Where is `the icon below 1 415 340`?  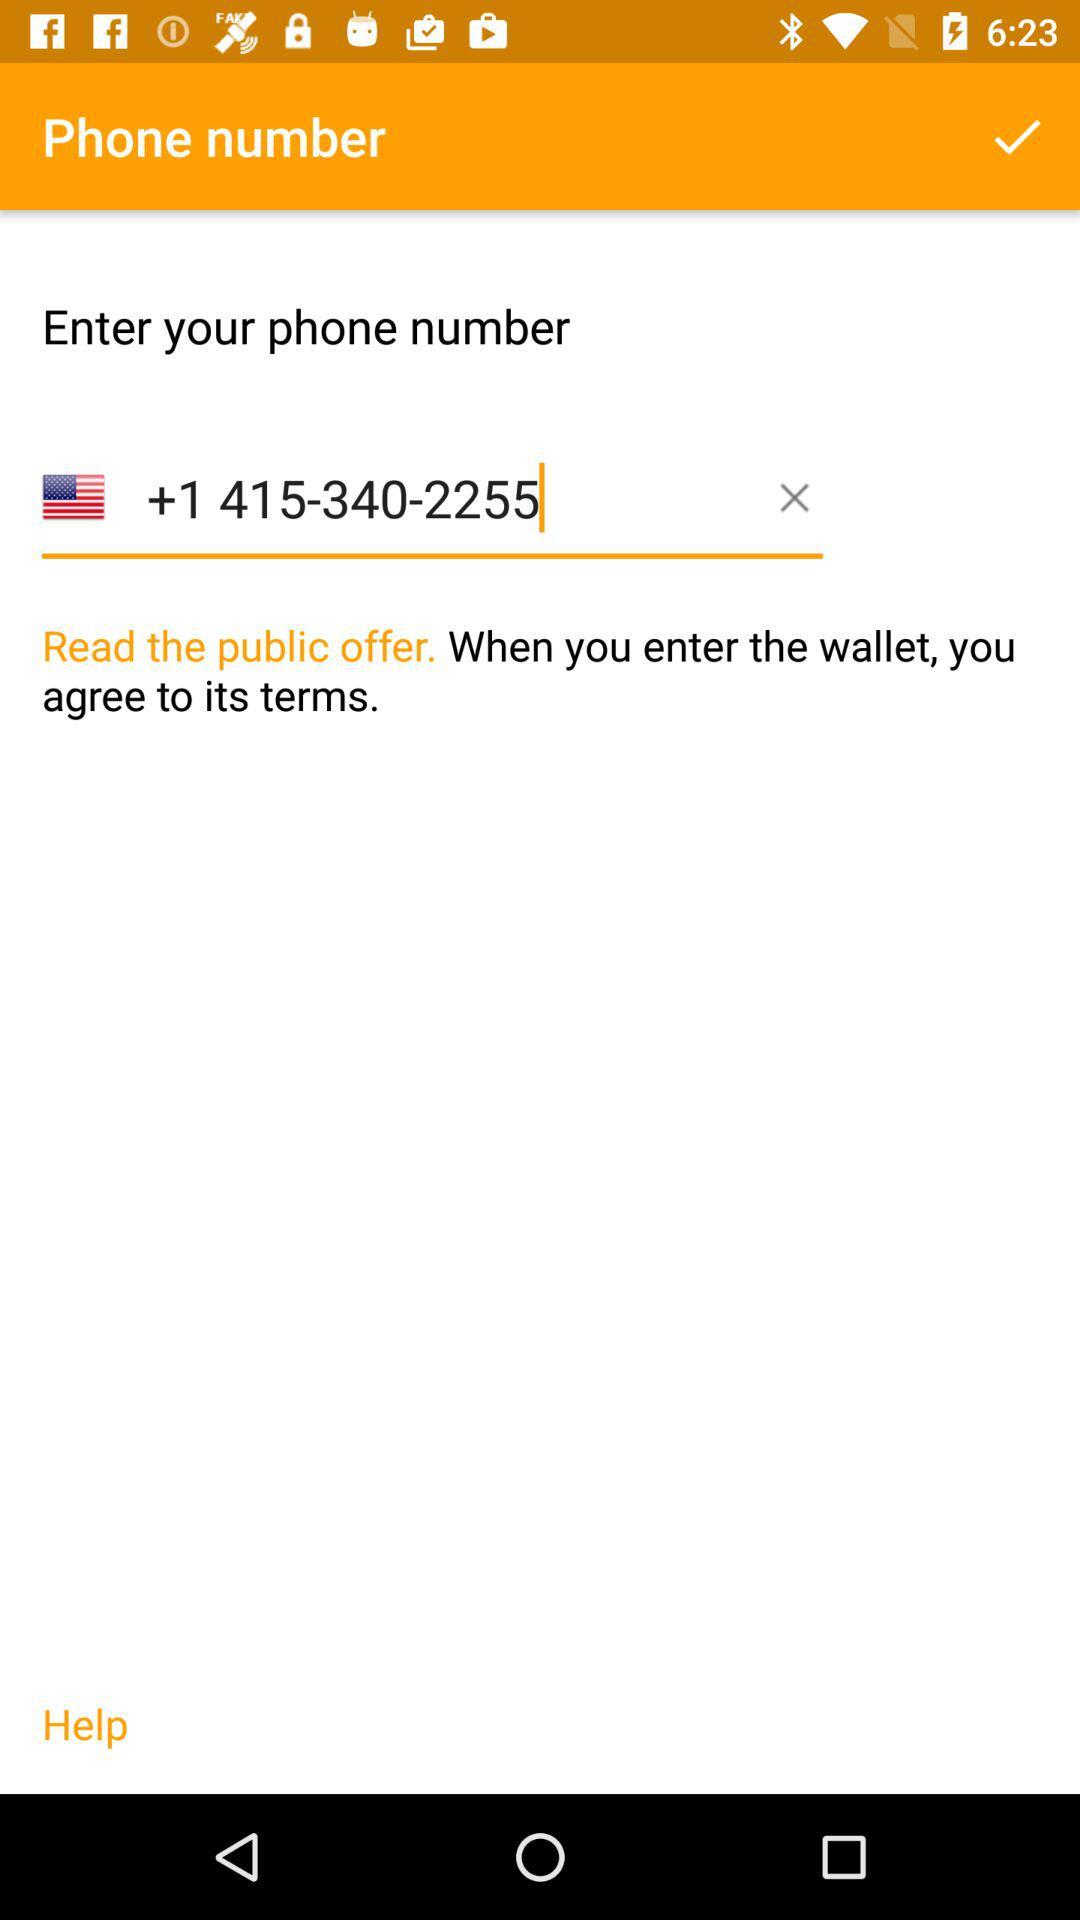 the icon below 1 415 340 is located at coordinates (540, 711).